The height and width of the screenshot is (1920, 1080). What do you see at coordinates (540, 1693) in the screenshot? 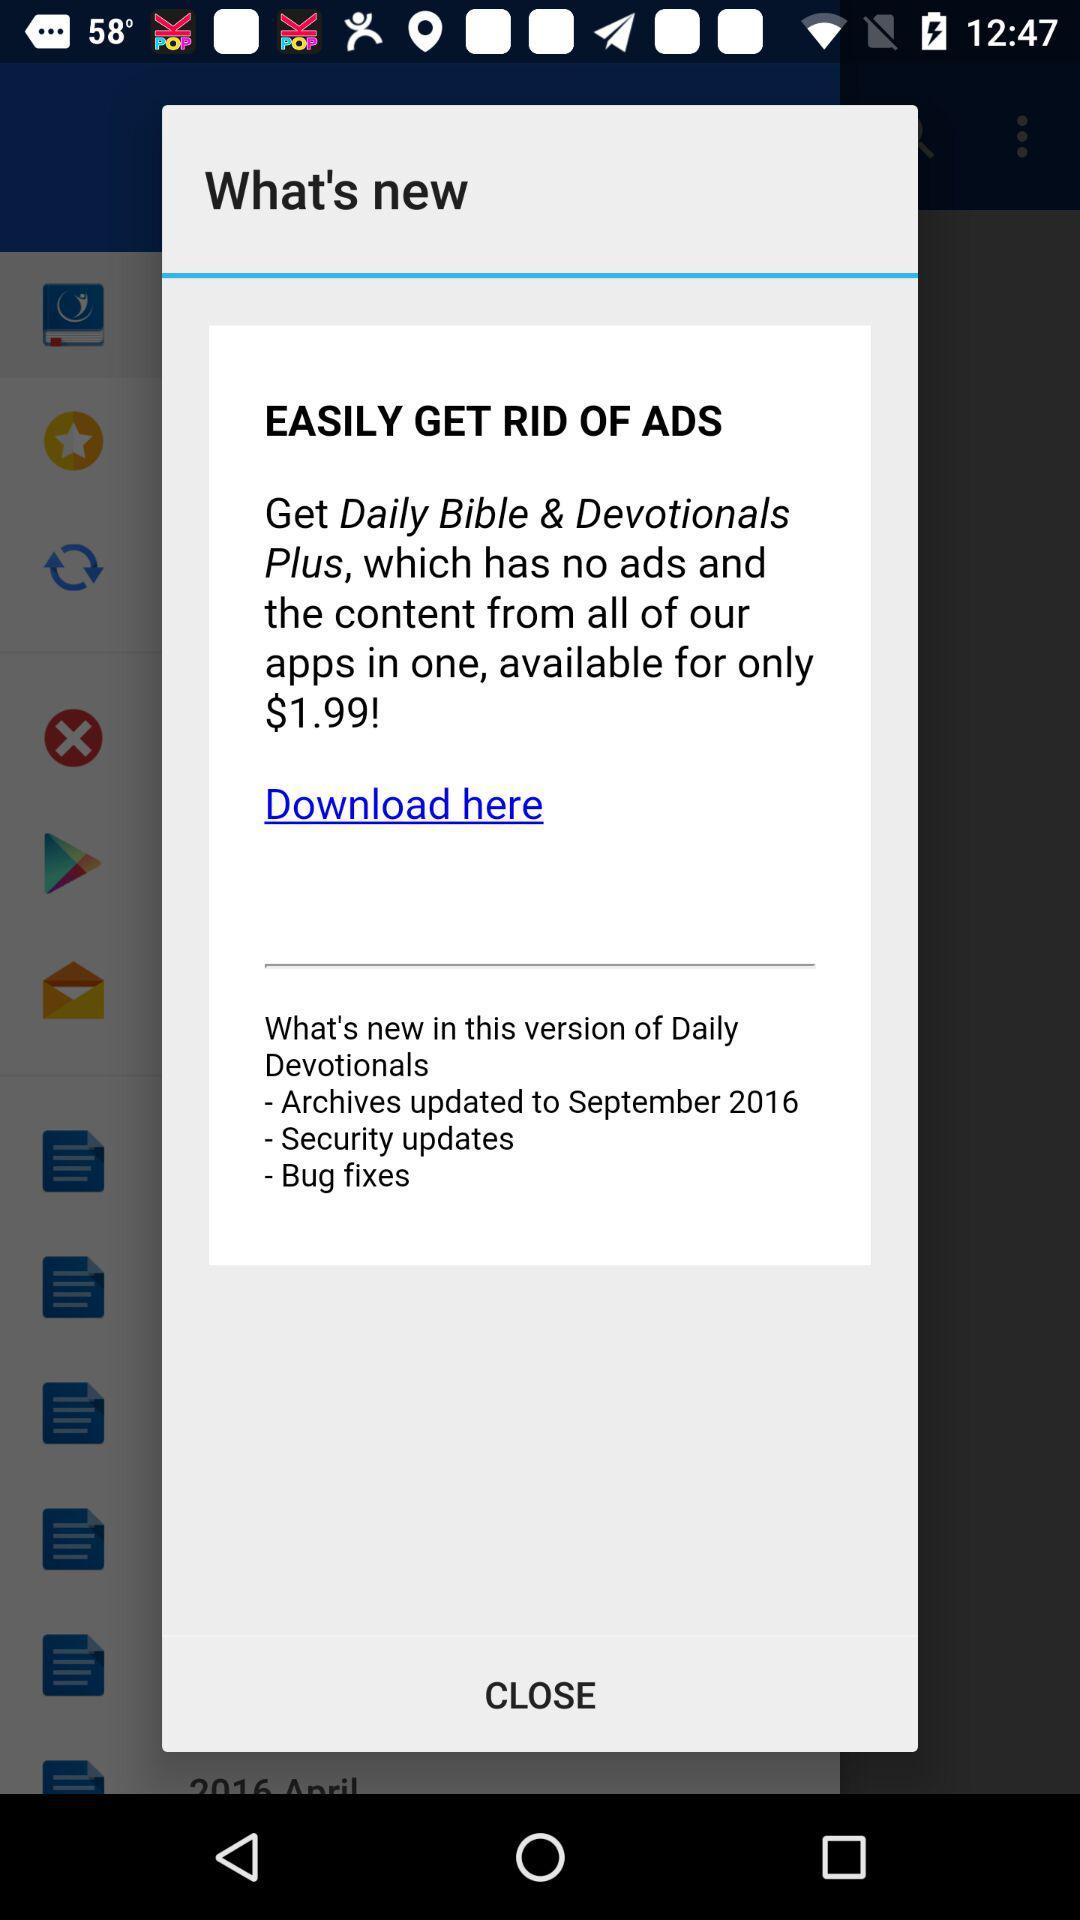
I see `close` at bounding box center [540, 1693].